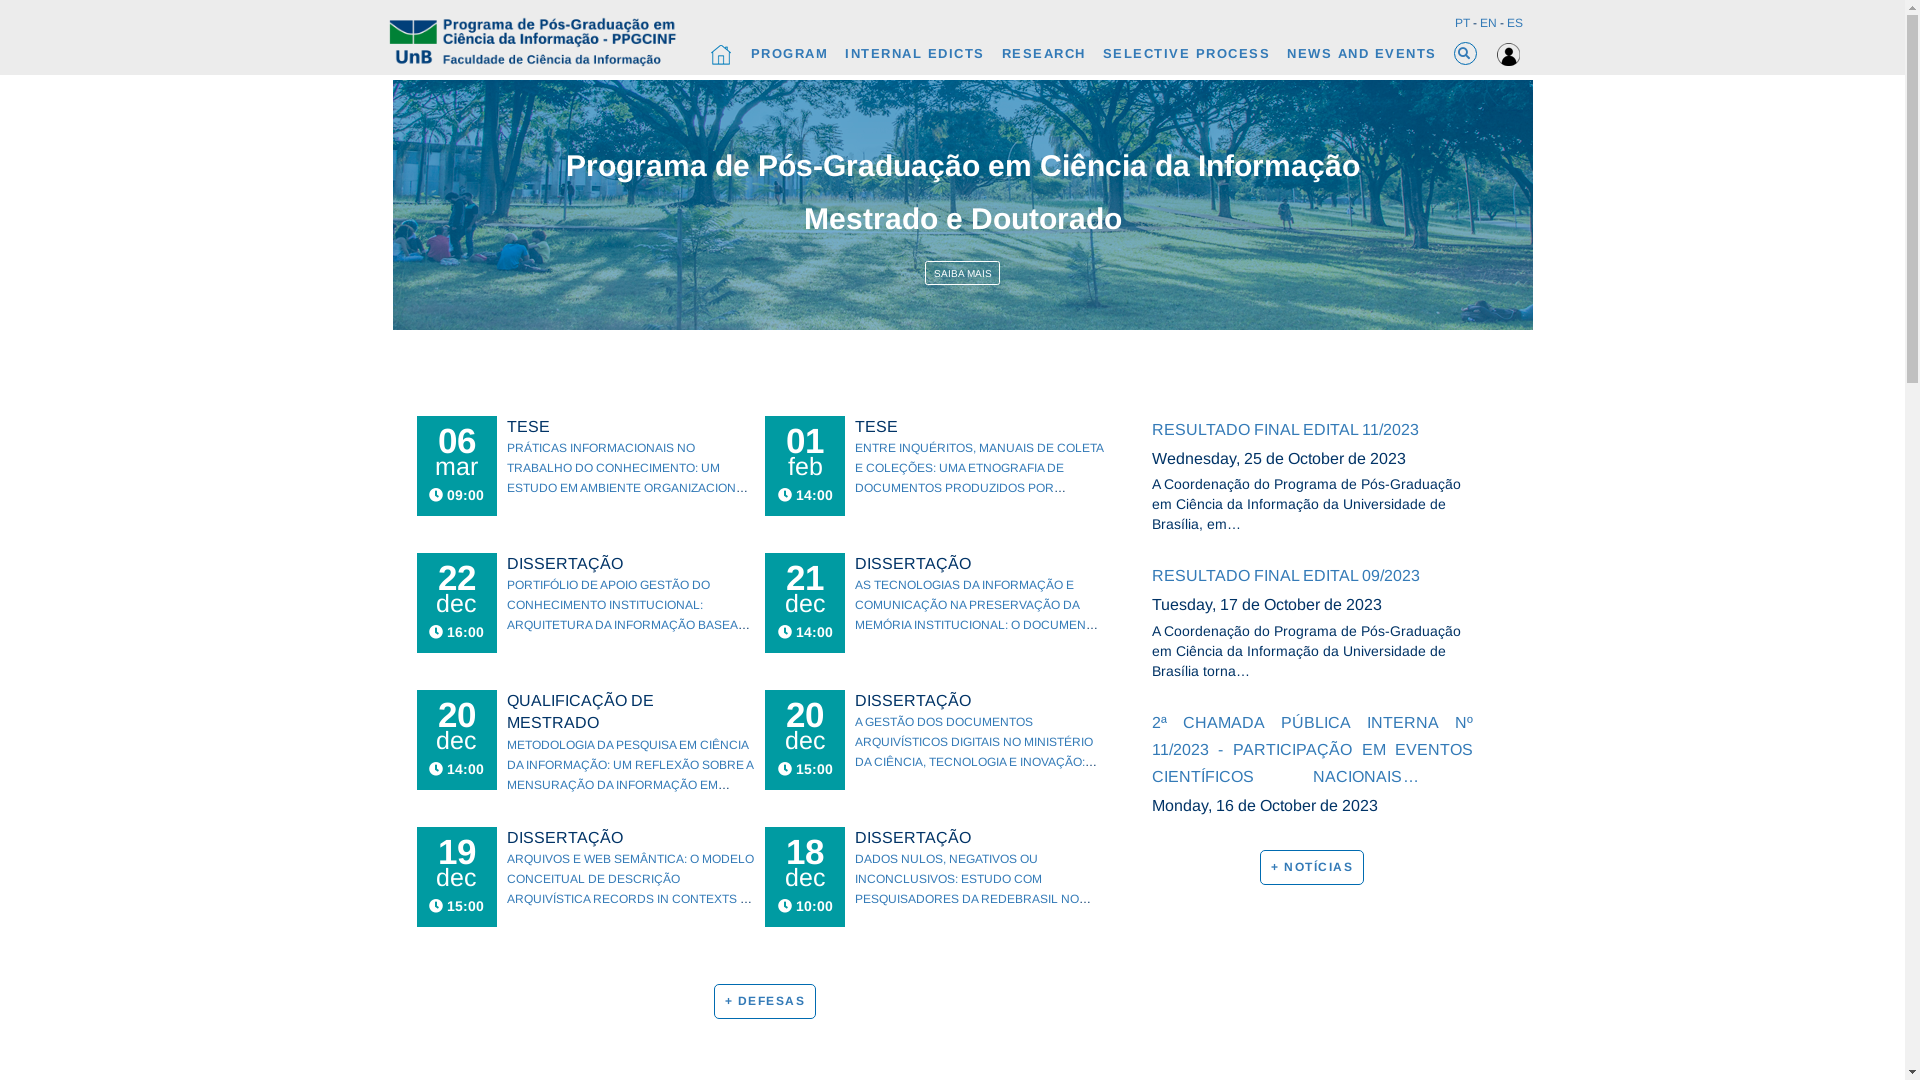 Image resolution: width=1920 pixels, height=1080 pixels. Describe the element at coordinates (1185, 52) in the screenshot. I see `'SELECTIVE PROCESS'` at that location.